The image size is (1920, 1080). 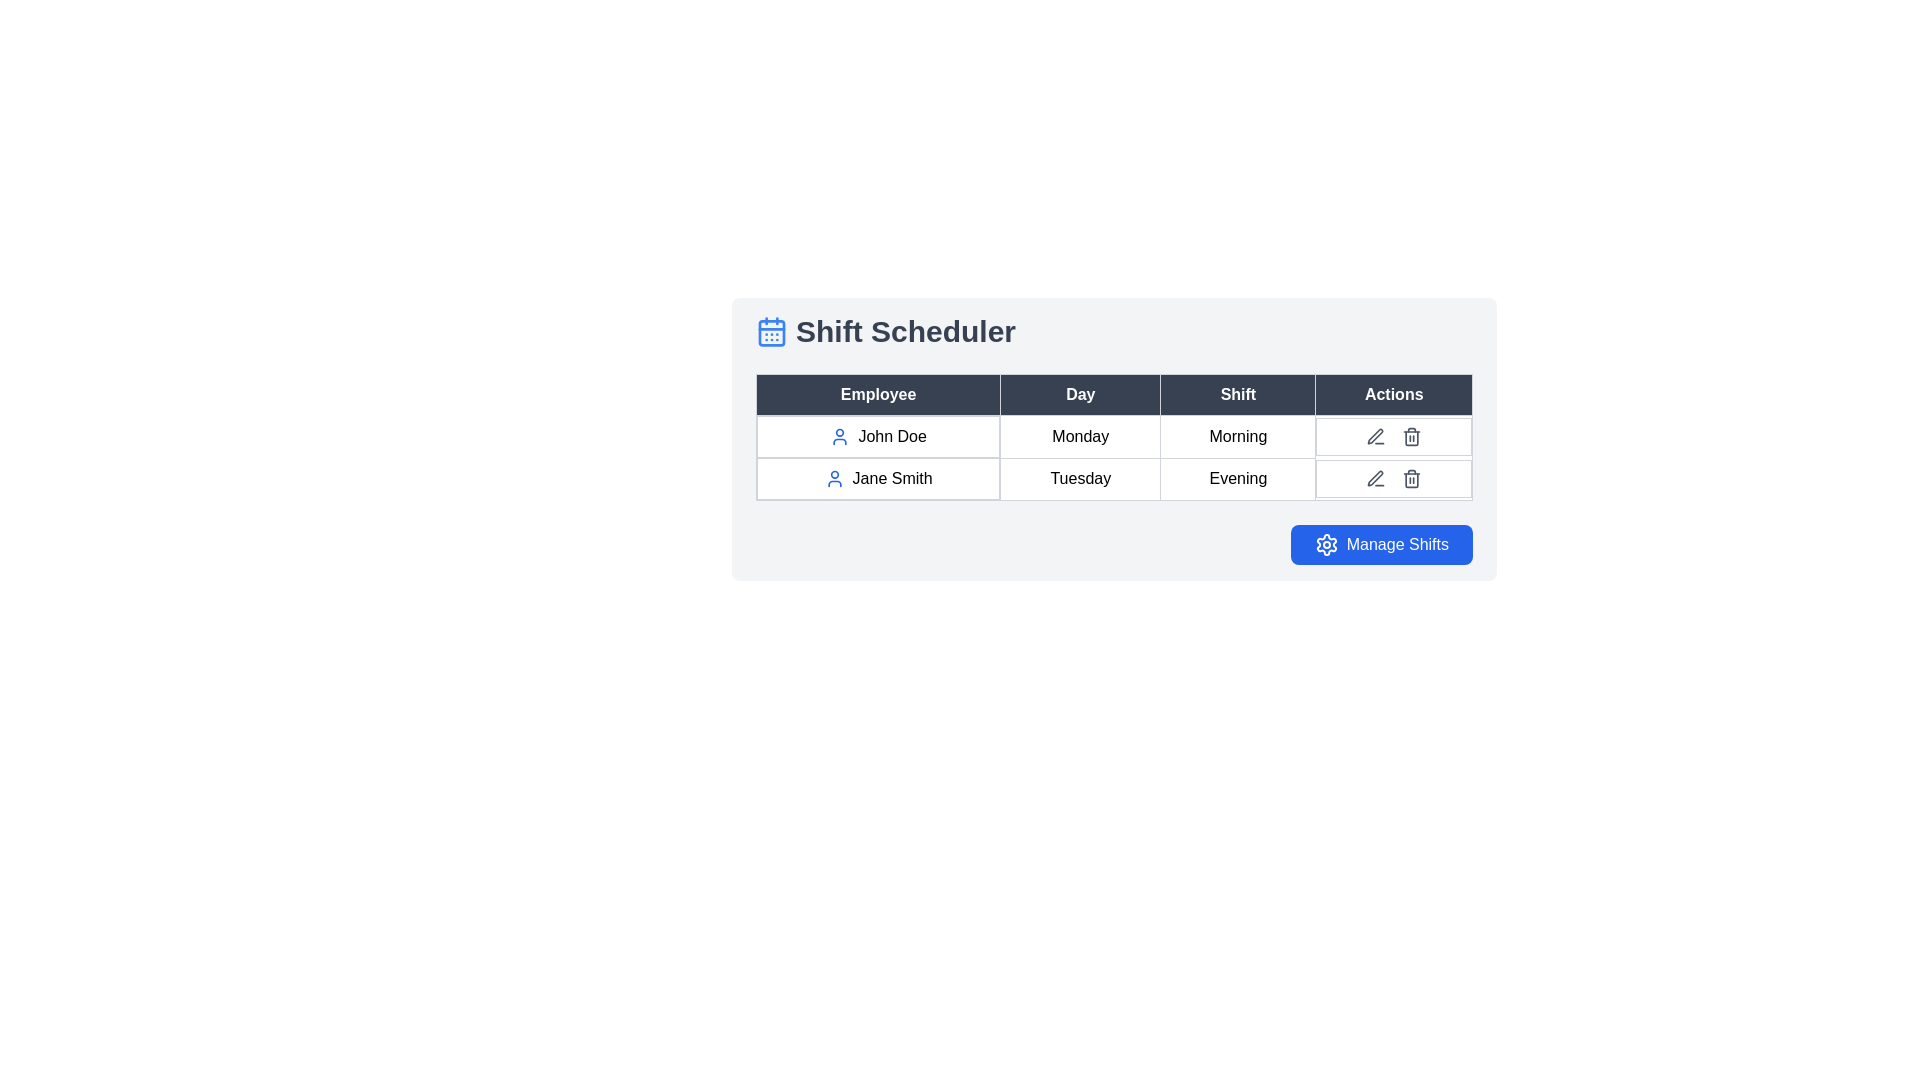 What do you see at coordinates (878, 435) in the screenshot?
I see `the first row in the 'Employee' column of the shift schedule table` at bounding box center [878, 435].